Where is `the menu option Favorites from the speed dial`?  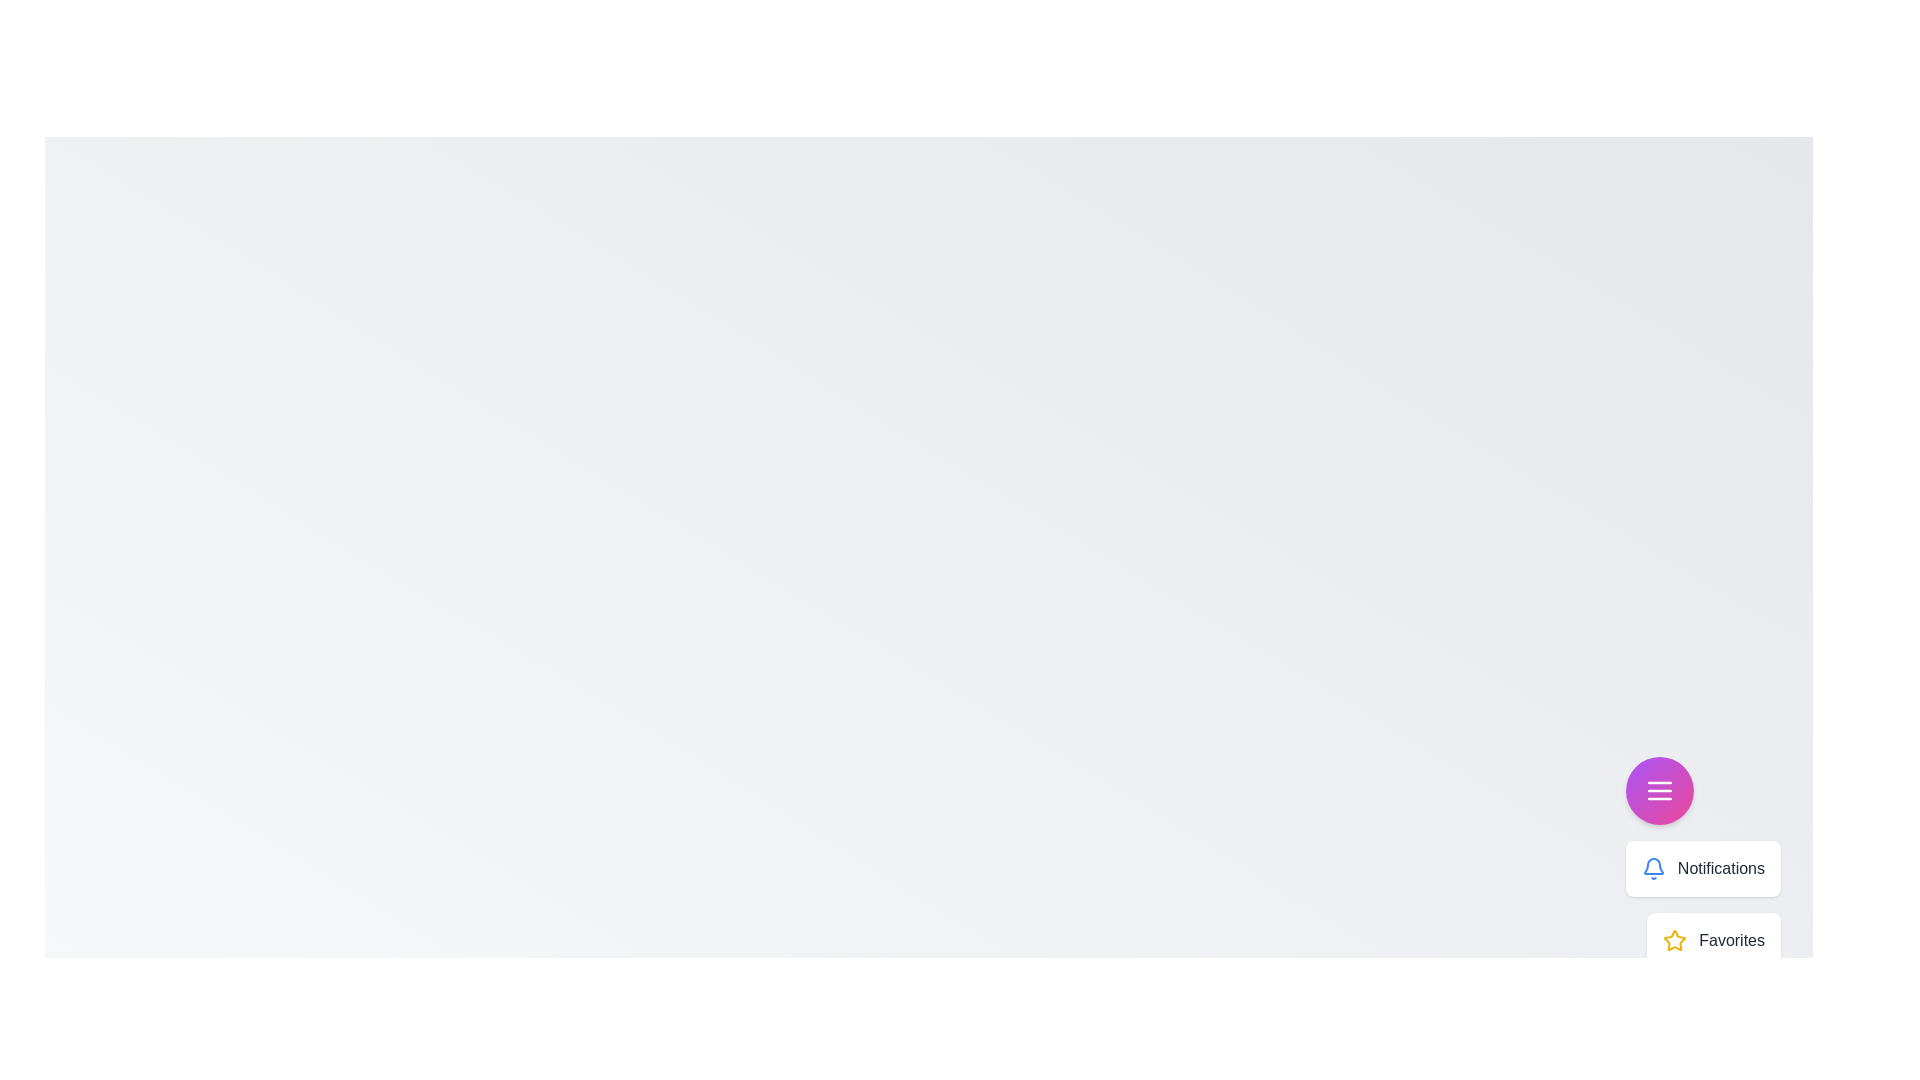
the menu option Favorites from the speed dial is located at coordinates (1675, 941).